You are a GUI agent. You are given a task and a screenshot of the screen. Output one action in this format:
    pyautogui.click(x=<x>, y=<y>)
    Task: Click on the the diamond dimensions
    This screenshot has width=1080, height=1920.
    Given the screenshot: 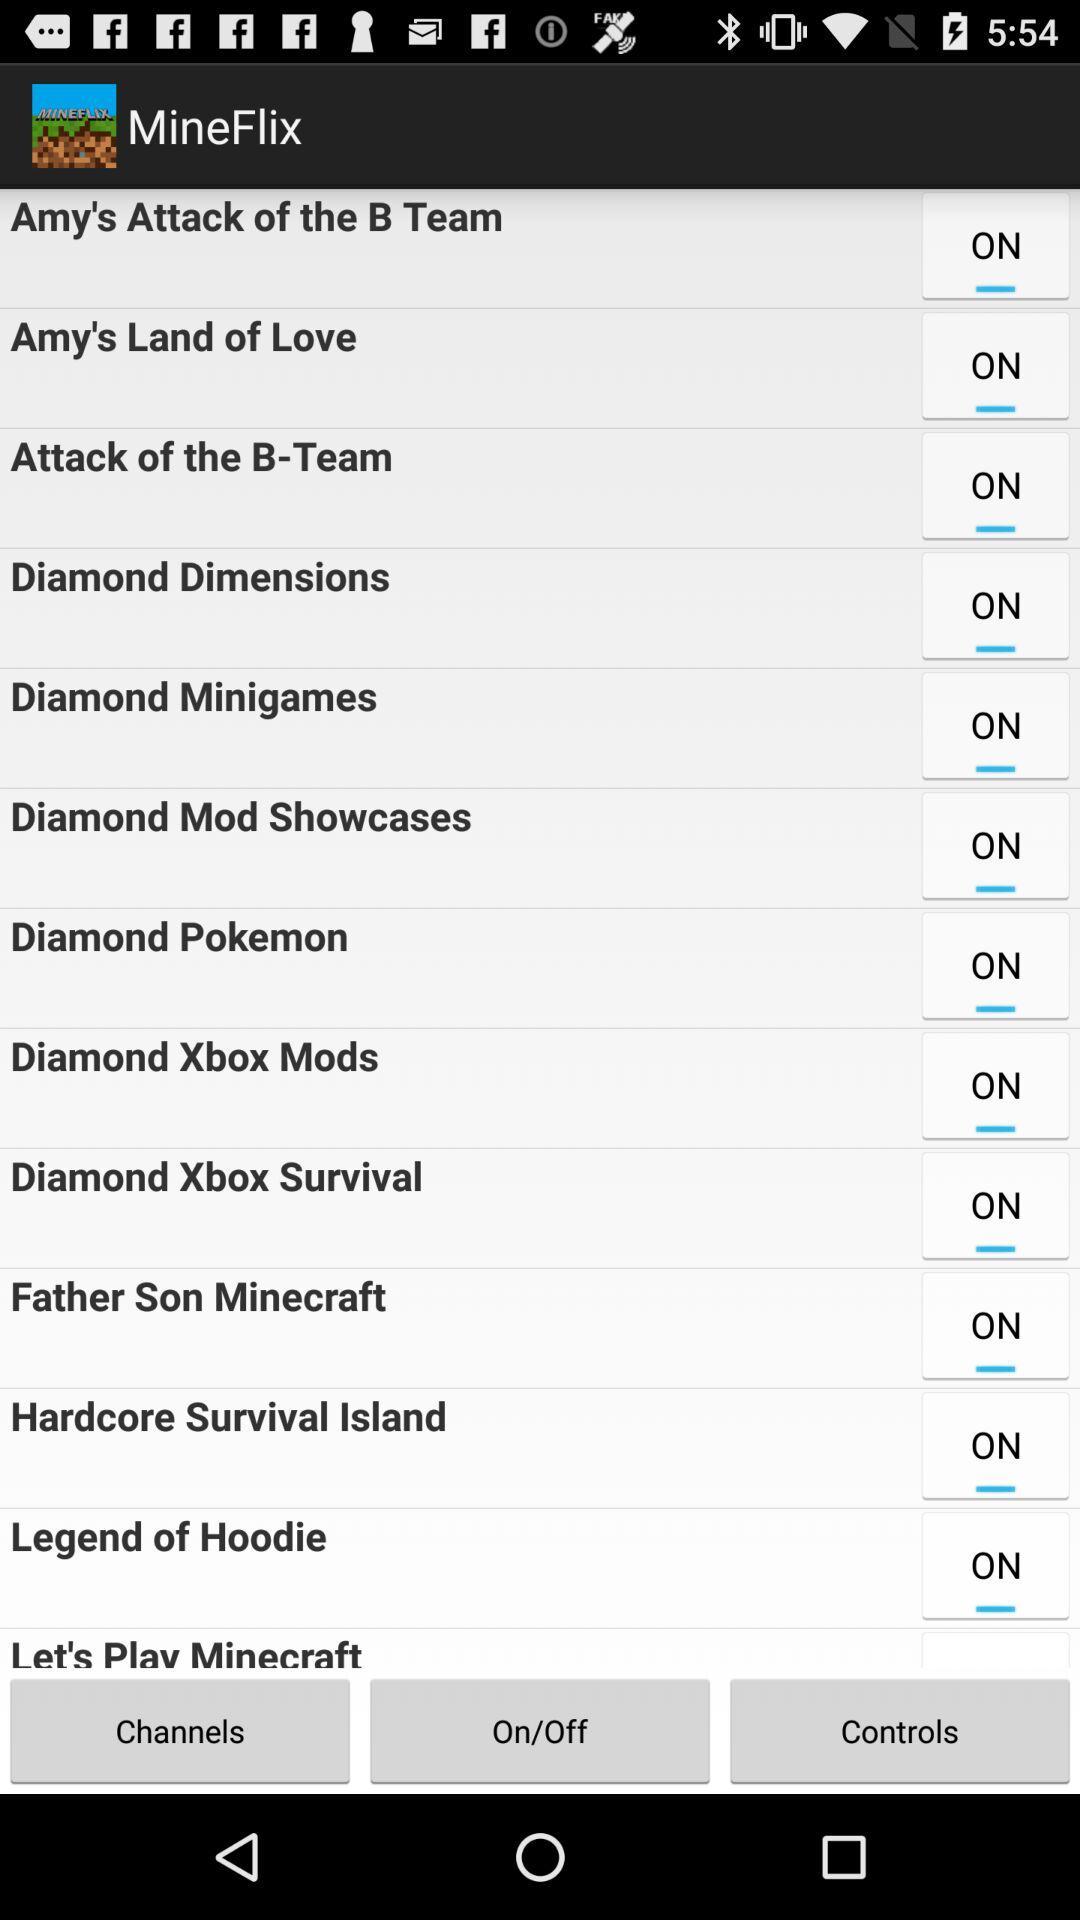 What is the action you would take?
    pyautogui.click(x=195, y=607)
    